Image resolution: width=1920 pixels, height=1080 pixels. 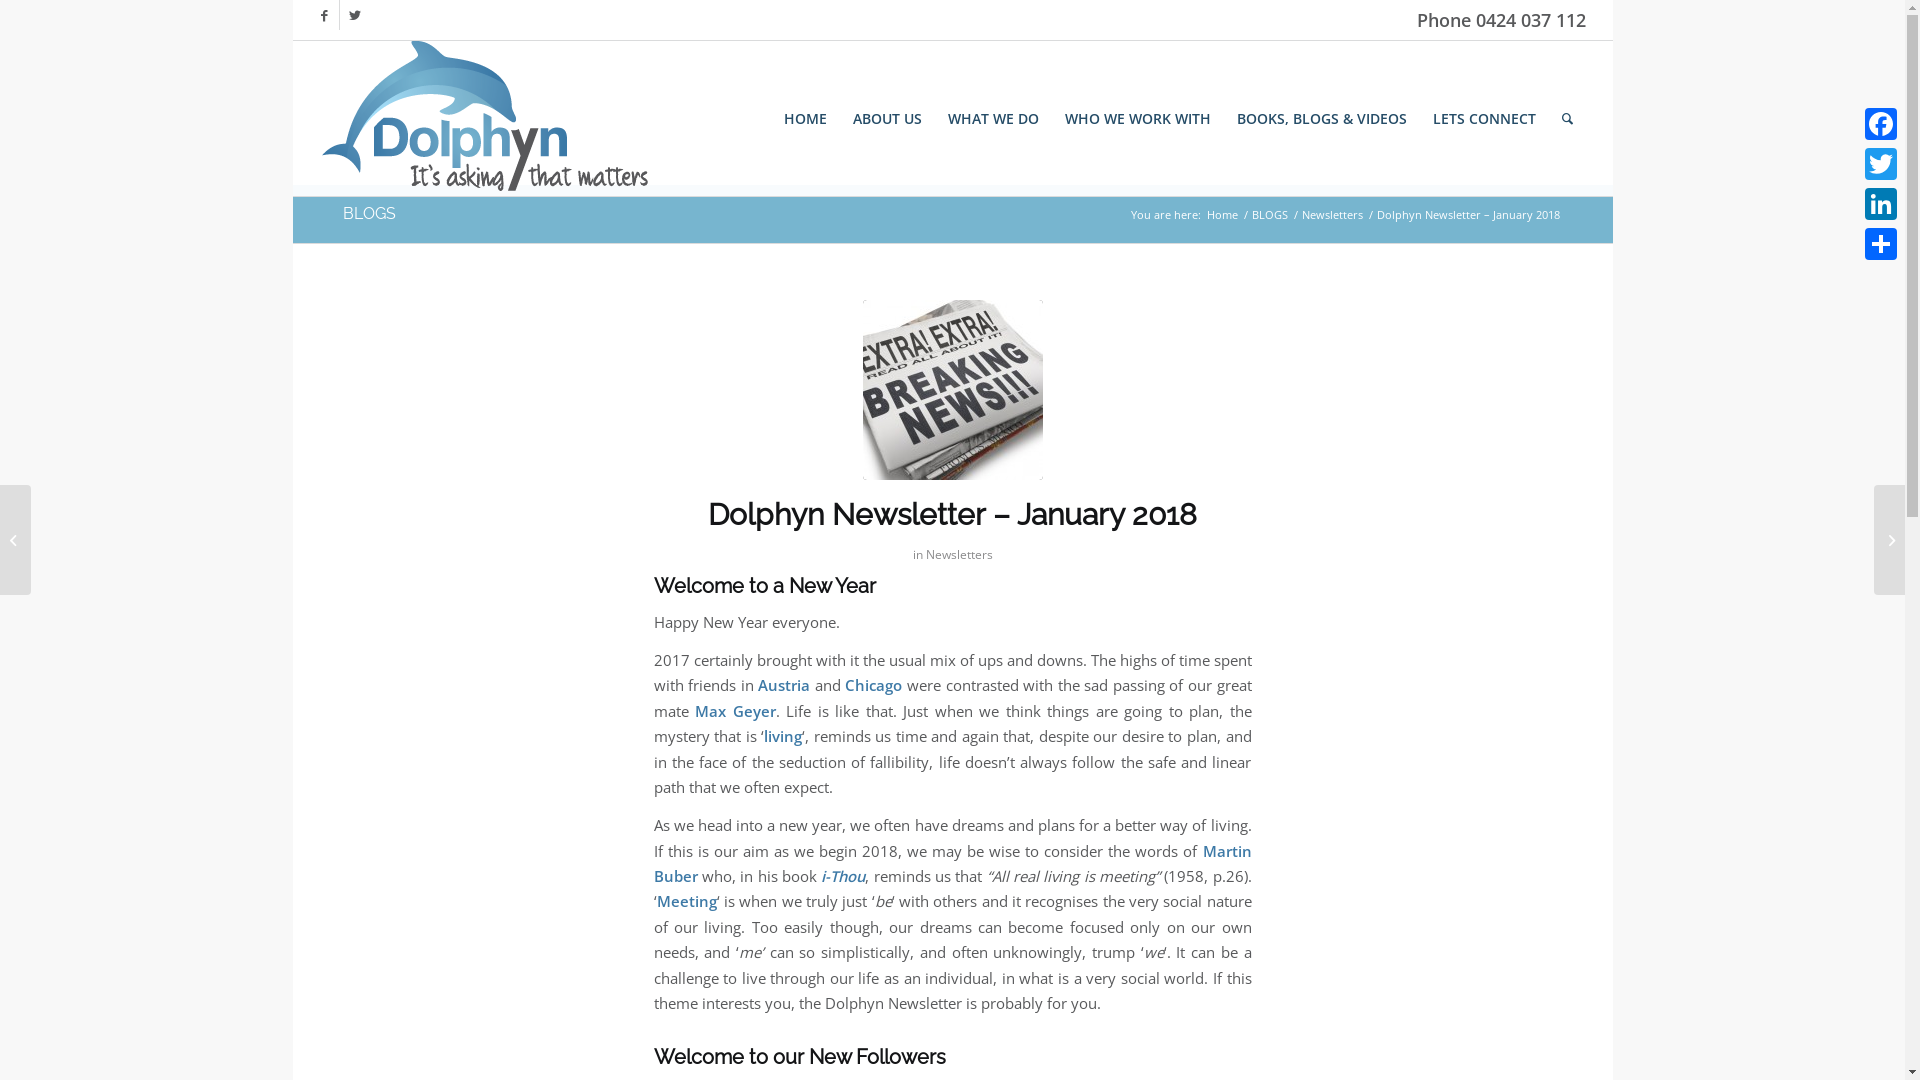 What do you see at coordinates (886, 118) in the screenshot?
I see `'ABOUT US'` at bounding box center [886, 118].